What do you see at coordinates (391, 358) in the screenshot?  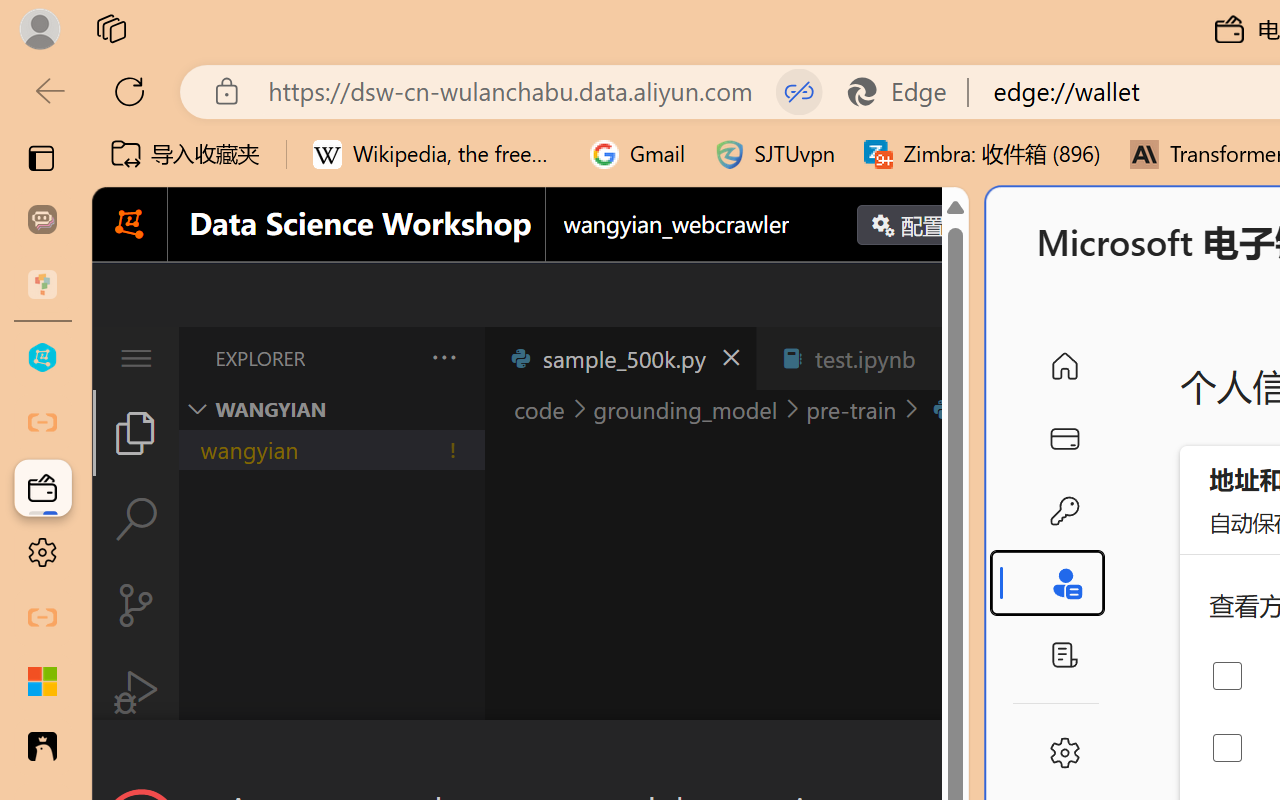 I see `'Explorer actions'` at bounding box center [391, 358].